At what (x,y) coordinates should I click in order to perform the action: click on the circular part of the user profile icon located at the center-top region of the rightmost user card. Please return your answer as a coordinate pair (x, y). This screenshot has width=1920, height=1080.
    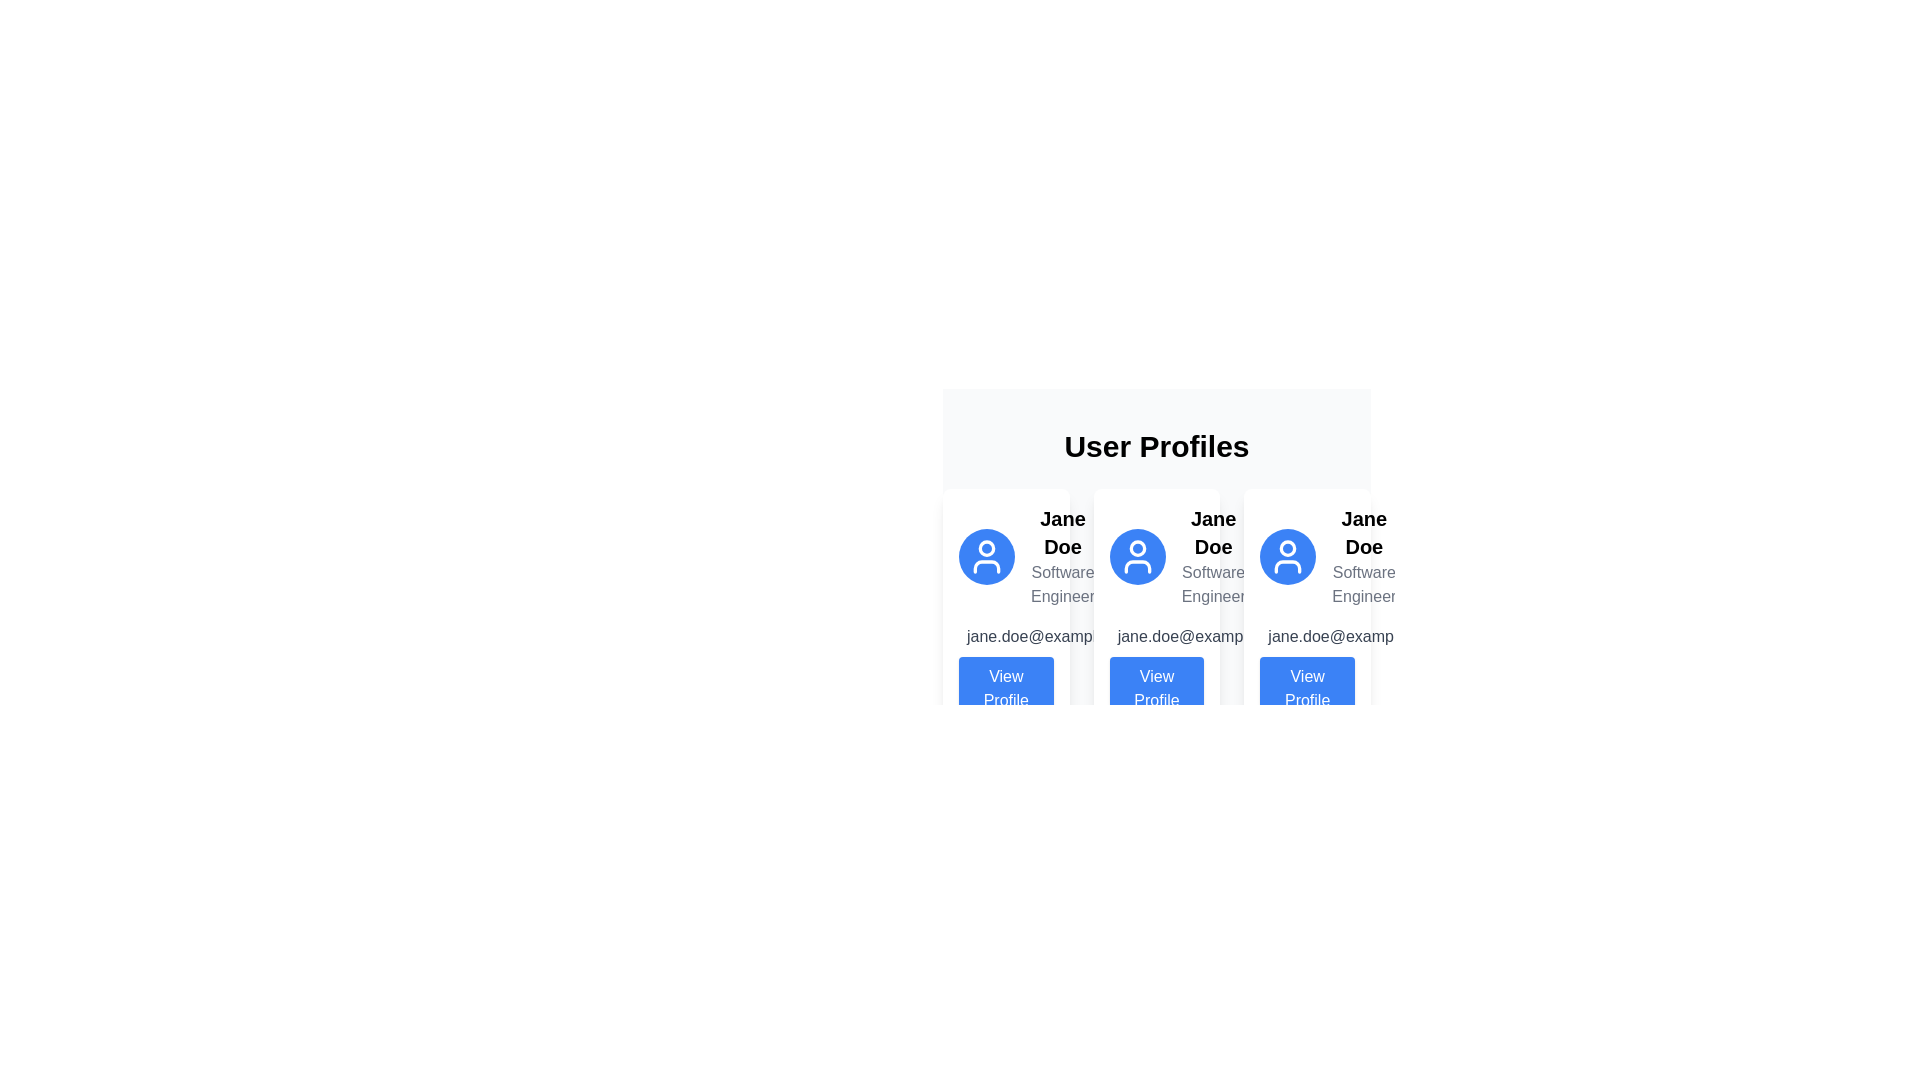
    Looking at the image, I should click on (1288, 548).